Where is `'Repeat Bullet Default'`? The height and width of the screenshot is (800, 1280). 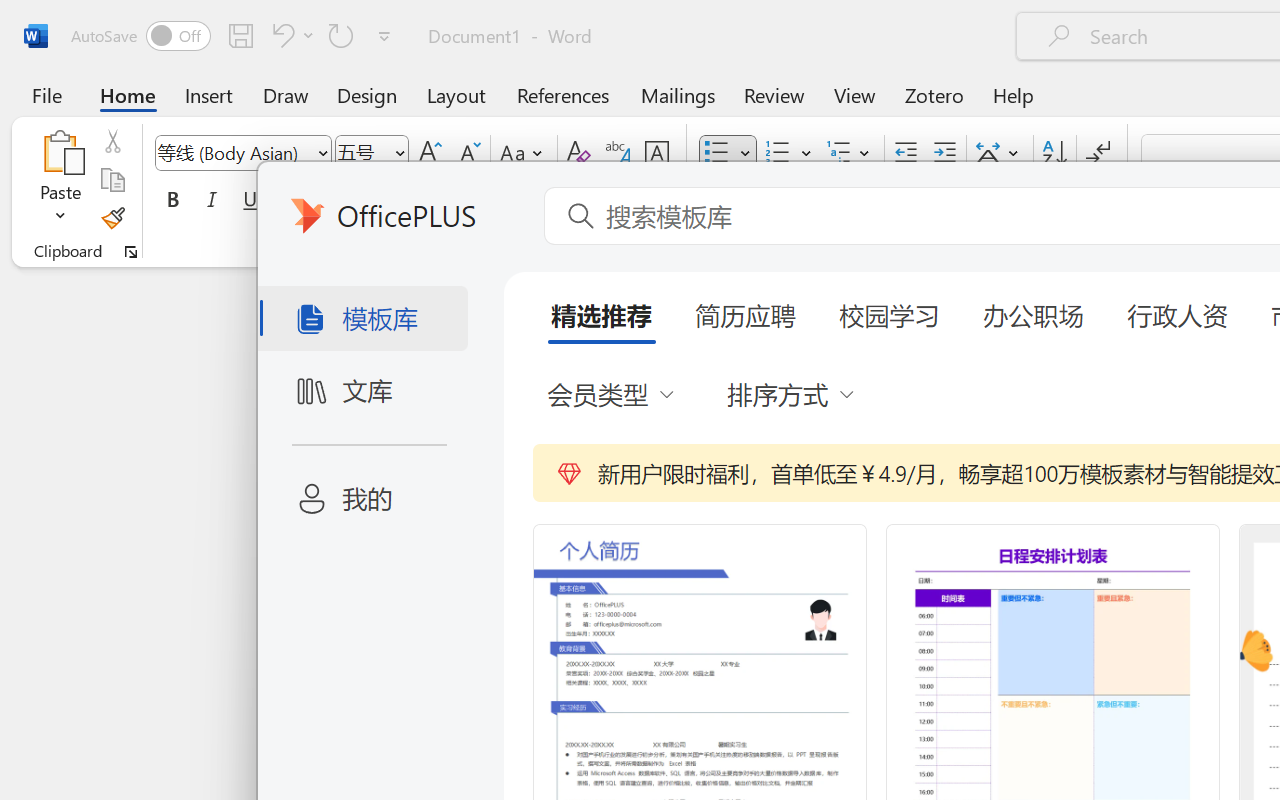 'Repeat Bullet Default' is located at coordinates (341, 34).